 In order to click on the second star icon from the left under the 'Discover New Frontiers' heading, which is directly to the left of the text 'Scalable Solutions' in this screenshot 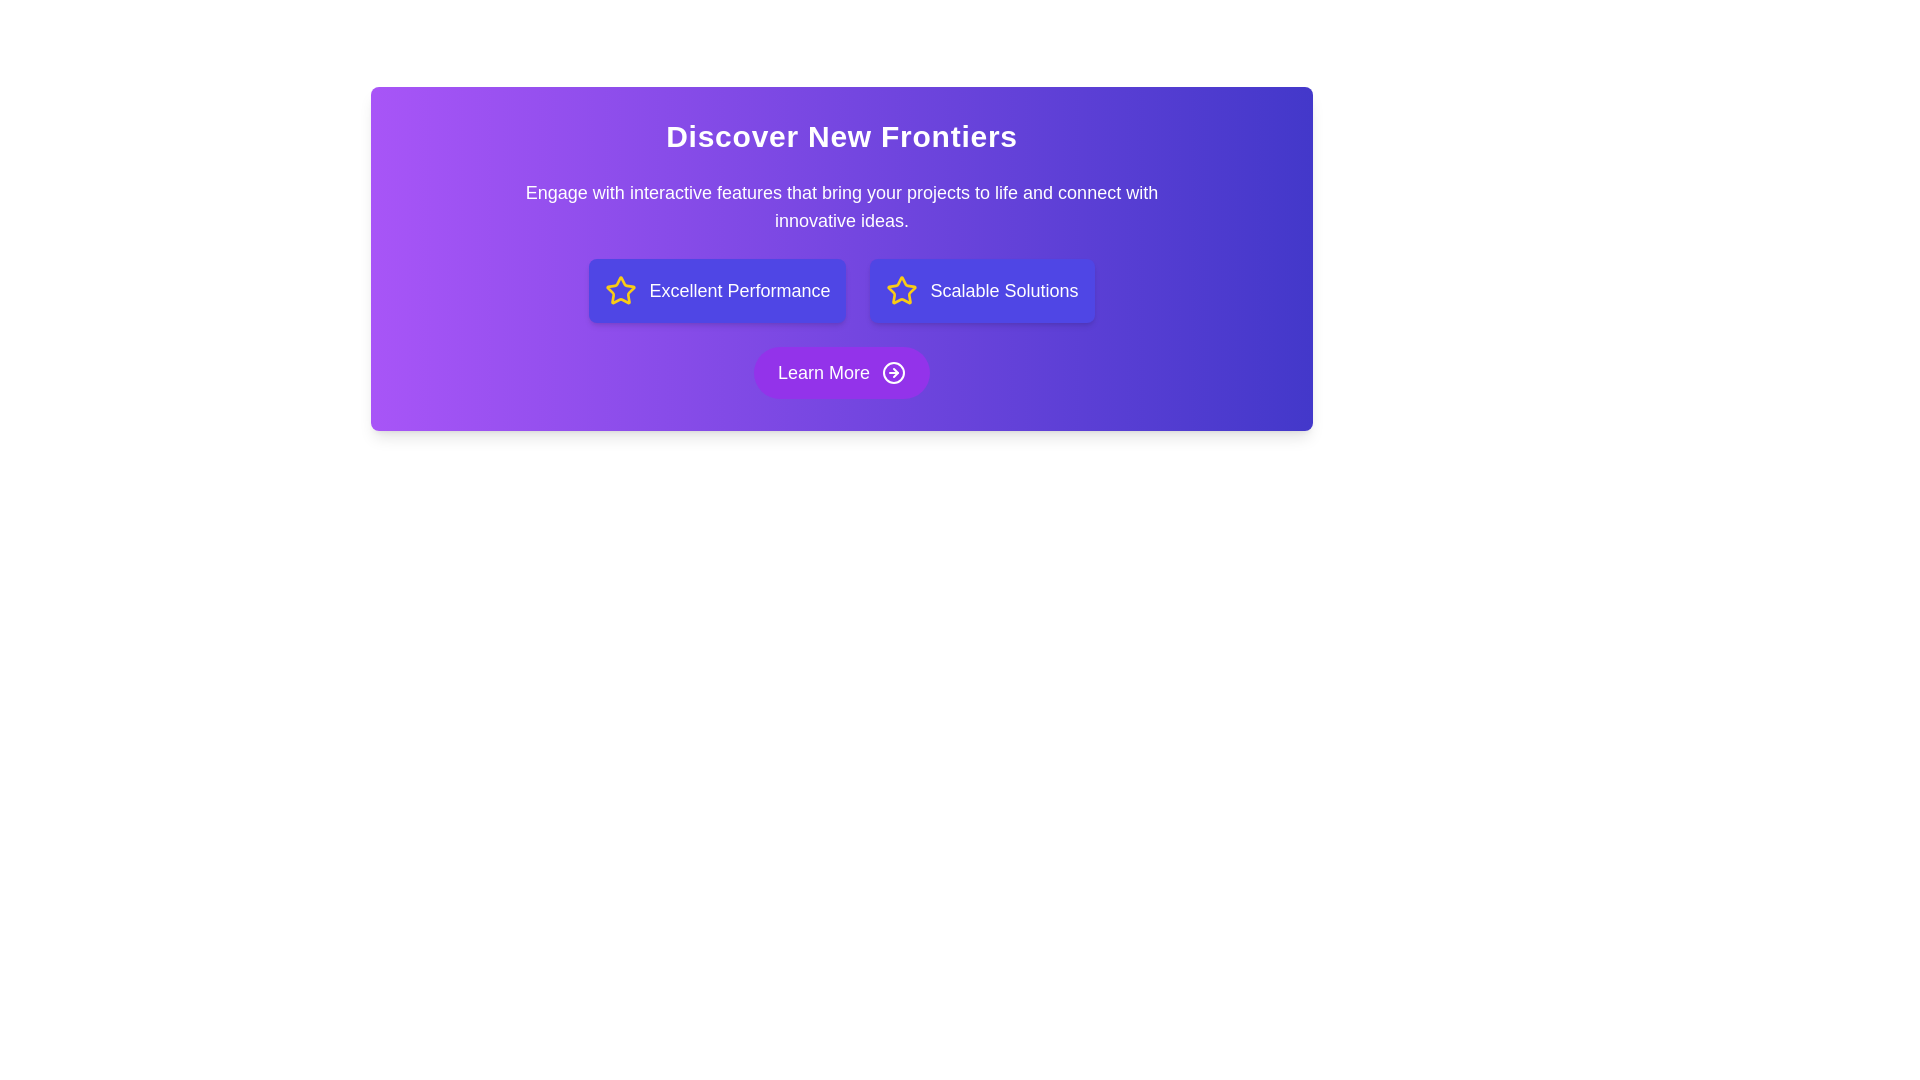, I will do `click(901, 290)`.